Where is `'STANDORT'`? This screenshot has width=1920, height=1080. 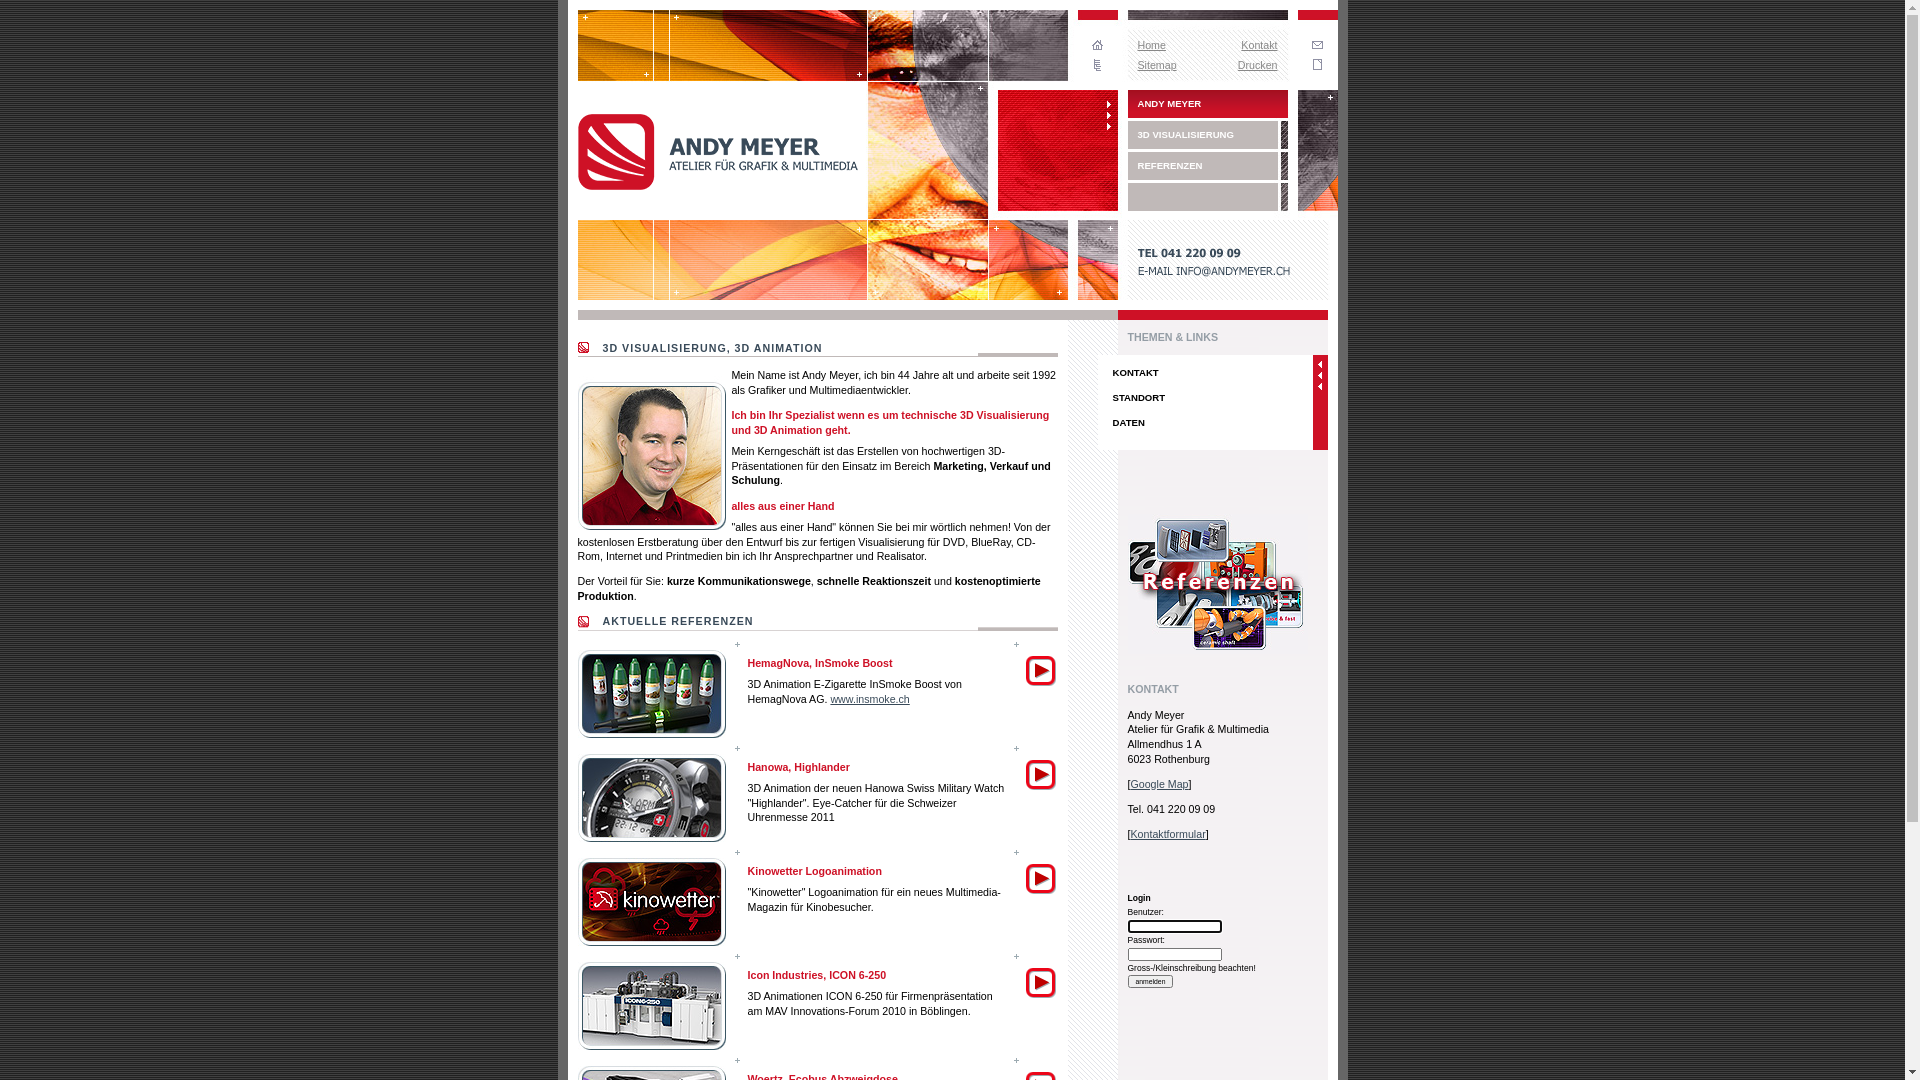
'STANDORT' is located at coordinates (1204, 397).